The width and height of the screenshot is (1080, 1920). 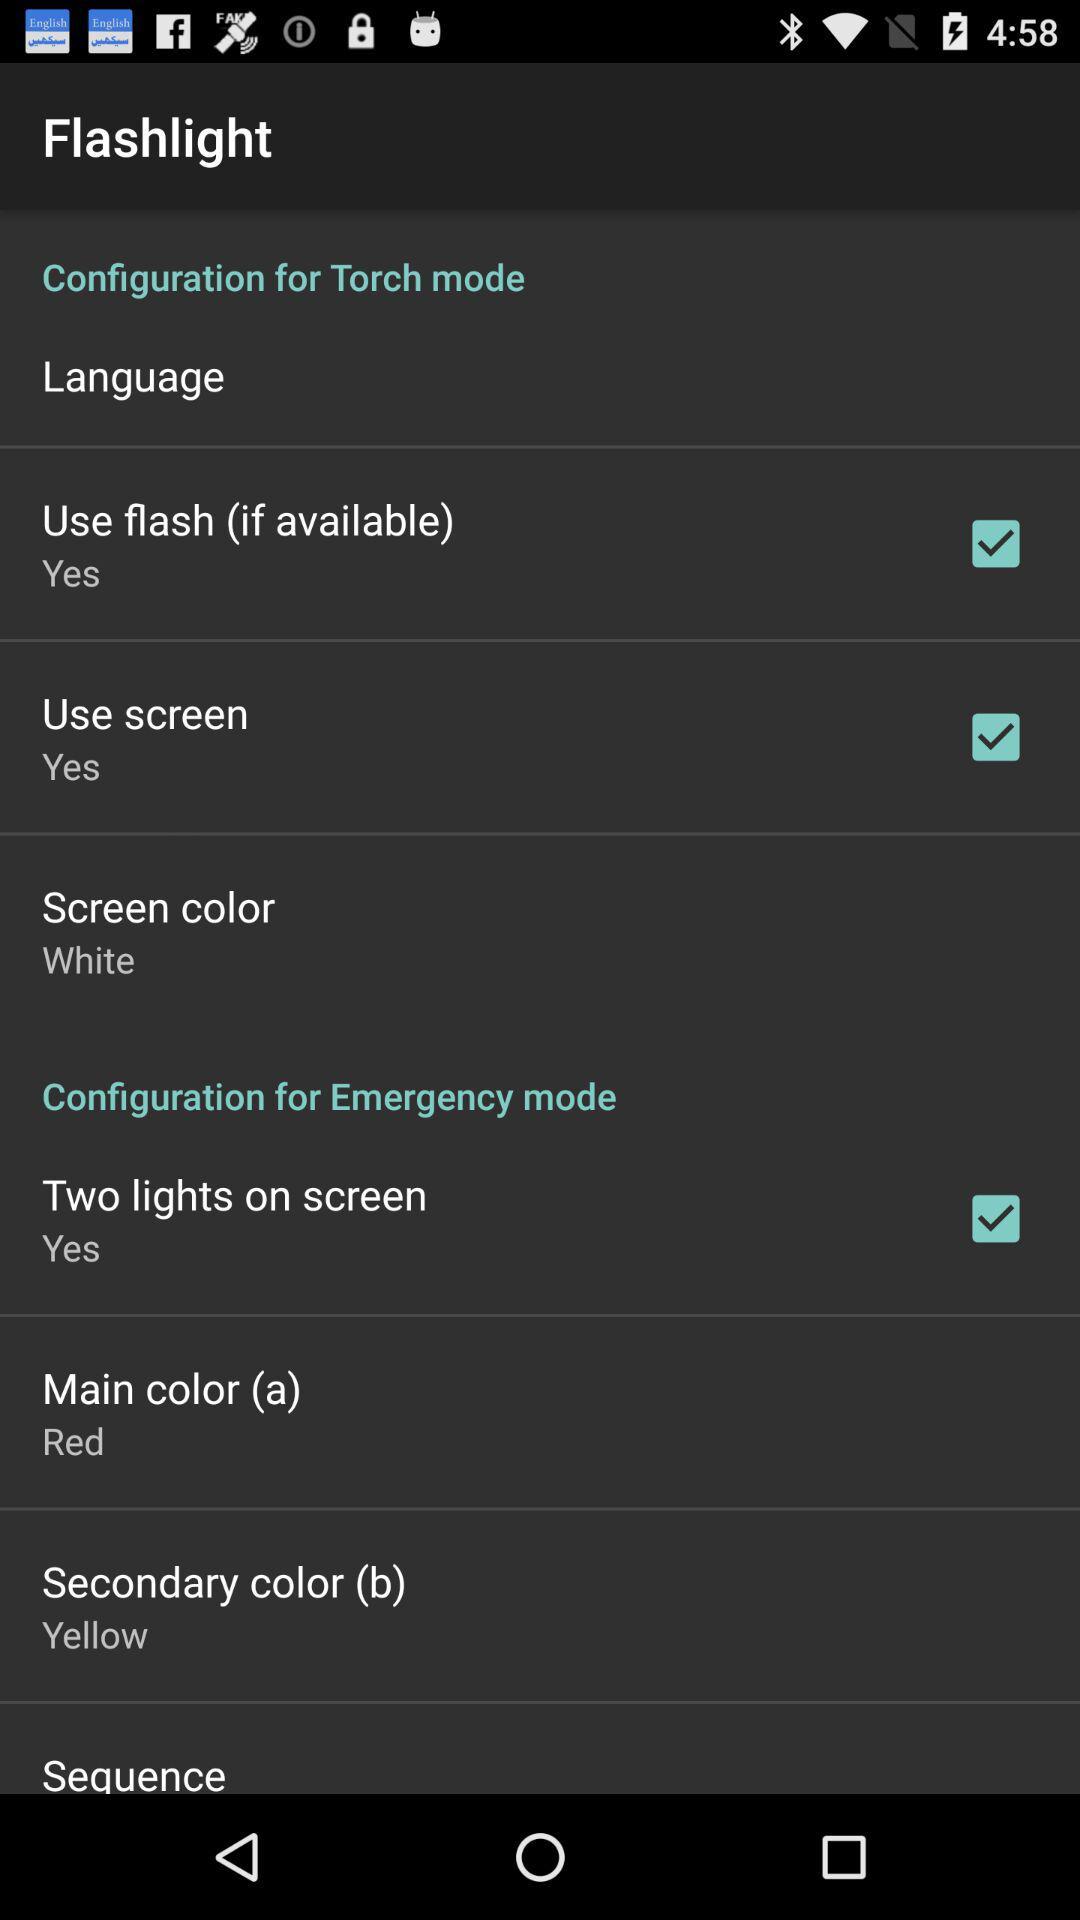 What do you see at coordinates (247, 518) in the screenshot?
I see `the item below language` at bounding box center [247, 518].